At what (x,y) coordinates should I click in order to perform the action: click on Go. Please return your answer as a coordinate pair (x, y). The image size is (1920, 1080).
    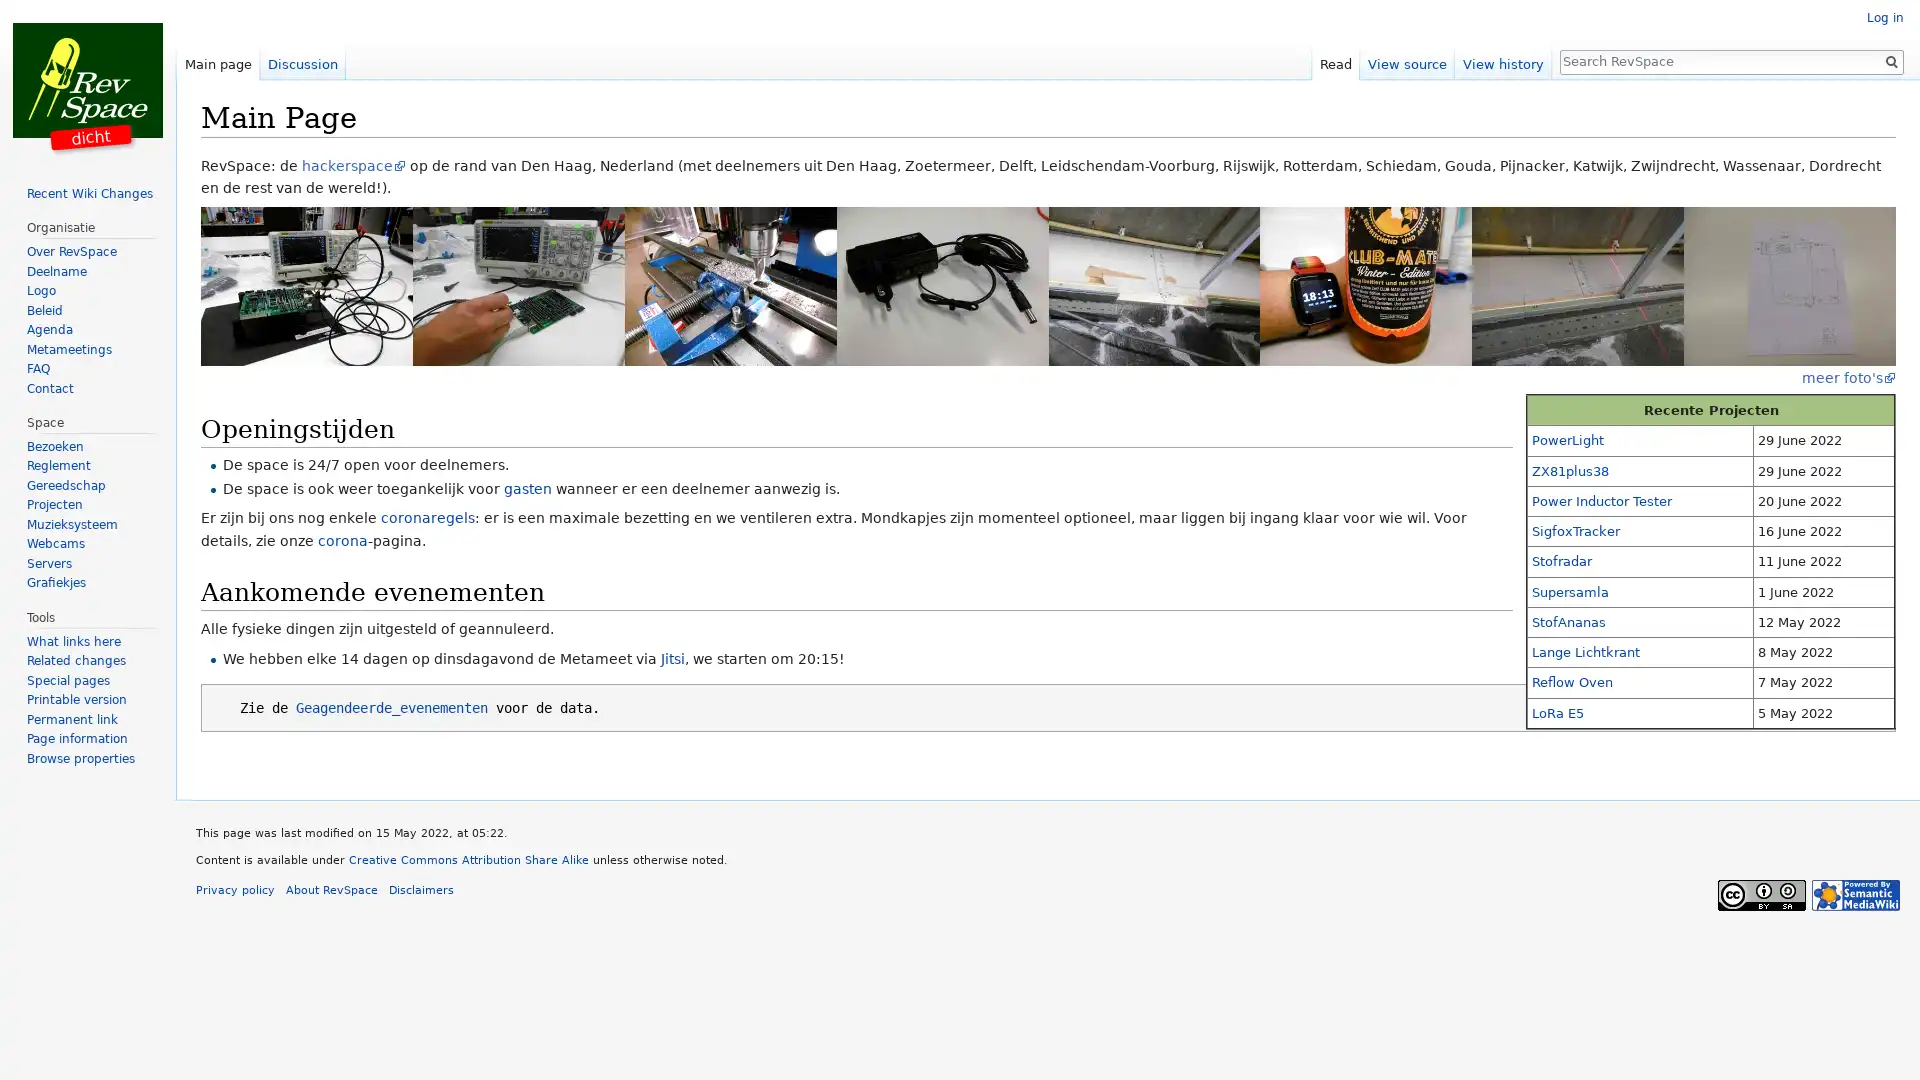
    Looking at the image, I should click on (1890, 60).